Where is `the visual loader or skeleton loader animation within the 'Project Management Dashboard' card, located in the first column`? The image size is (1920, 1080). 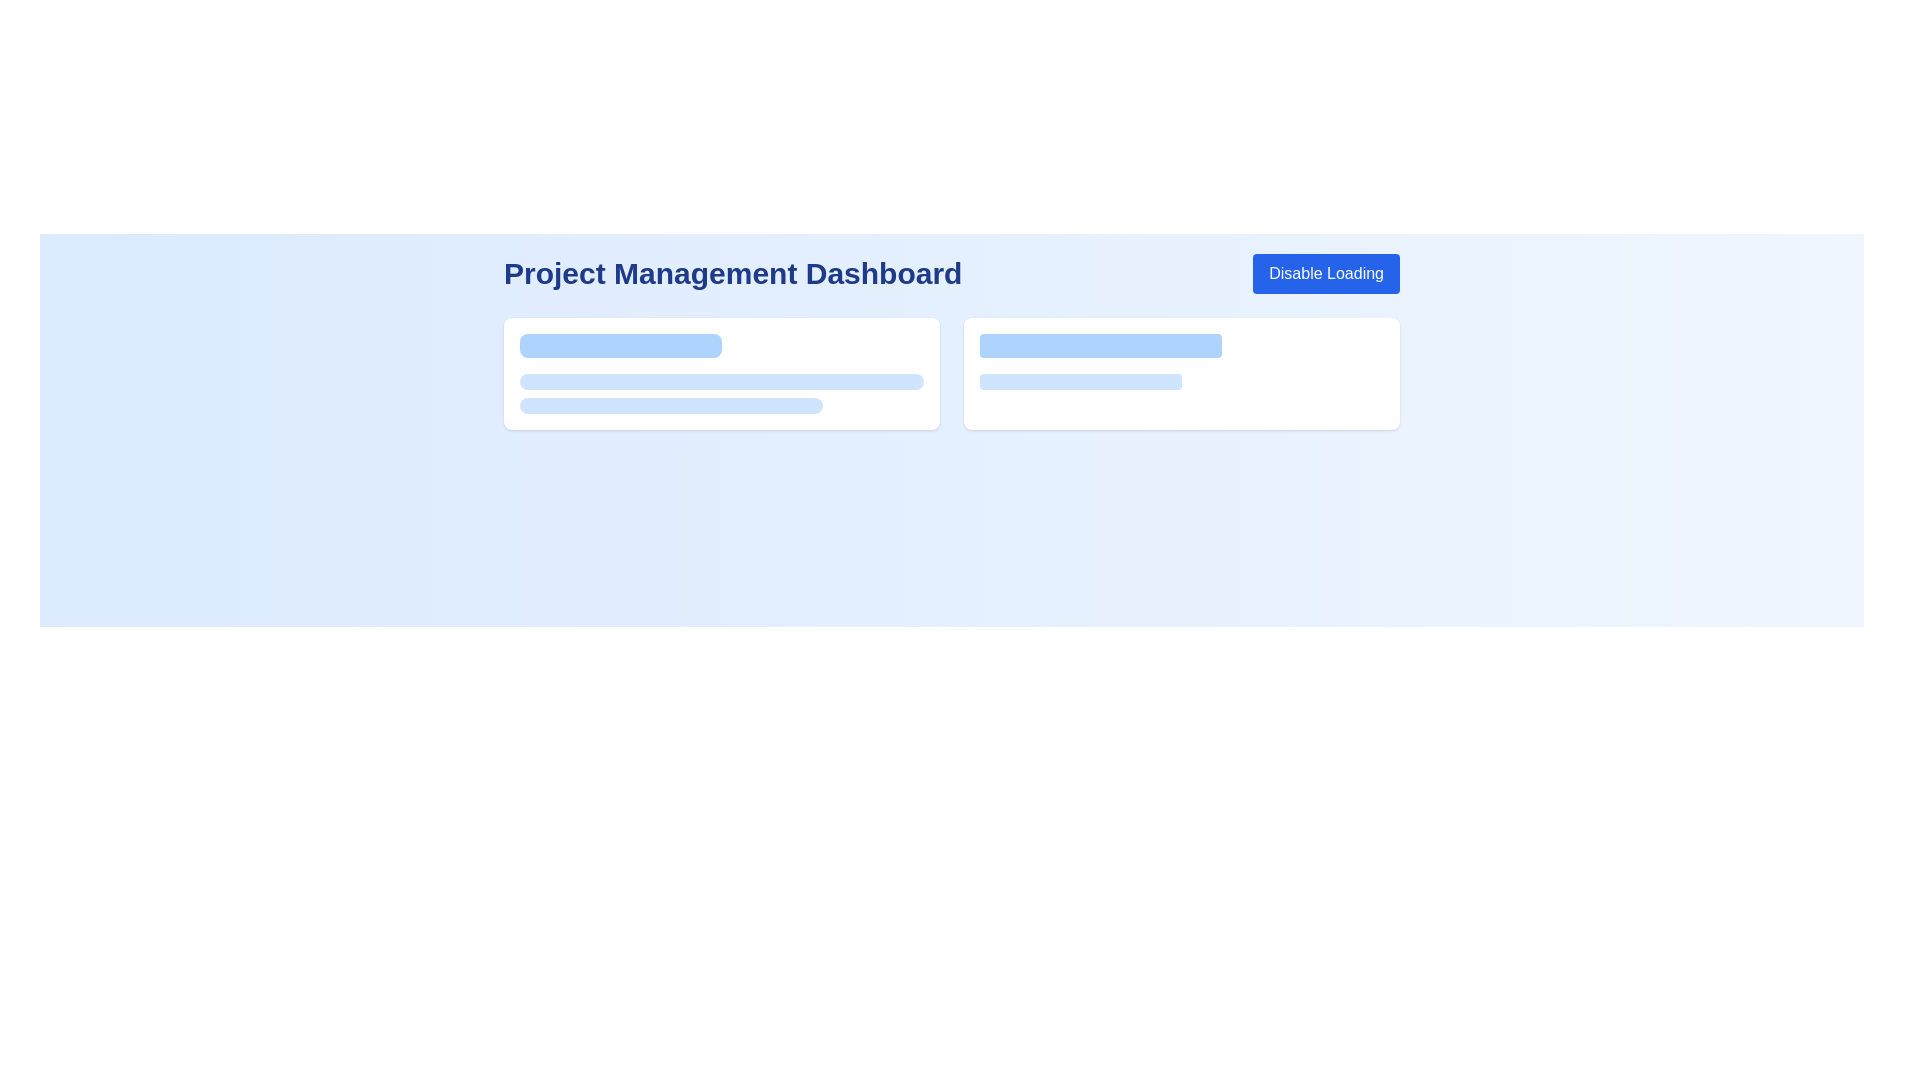
the visual loader or skeleton loader animation within the 'Project Management Dashboard' card, located in the first column is located at coordinates (720, 374).